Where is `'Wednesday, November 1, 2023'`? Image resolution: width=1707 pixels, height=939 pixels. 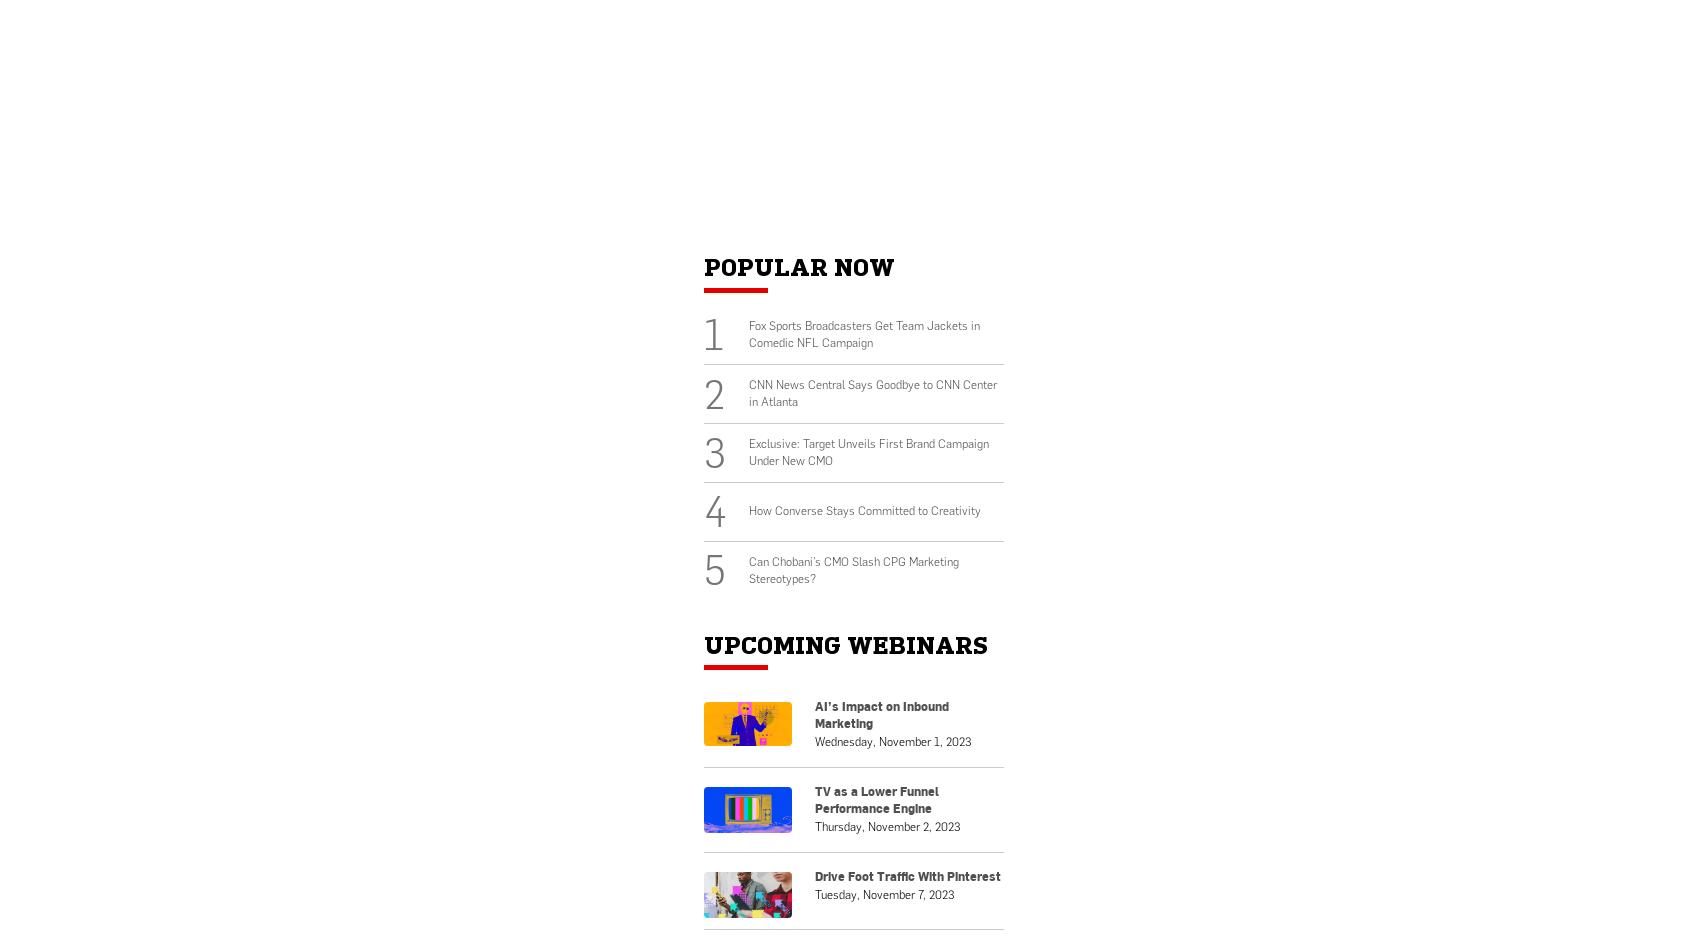 'Wednesday, November 1, 2023' is located at coordinates (891, 740).